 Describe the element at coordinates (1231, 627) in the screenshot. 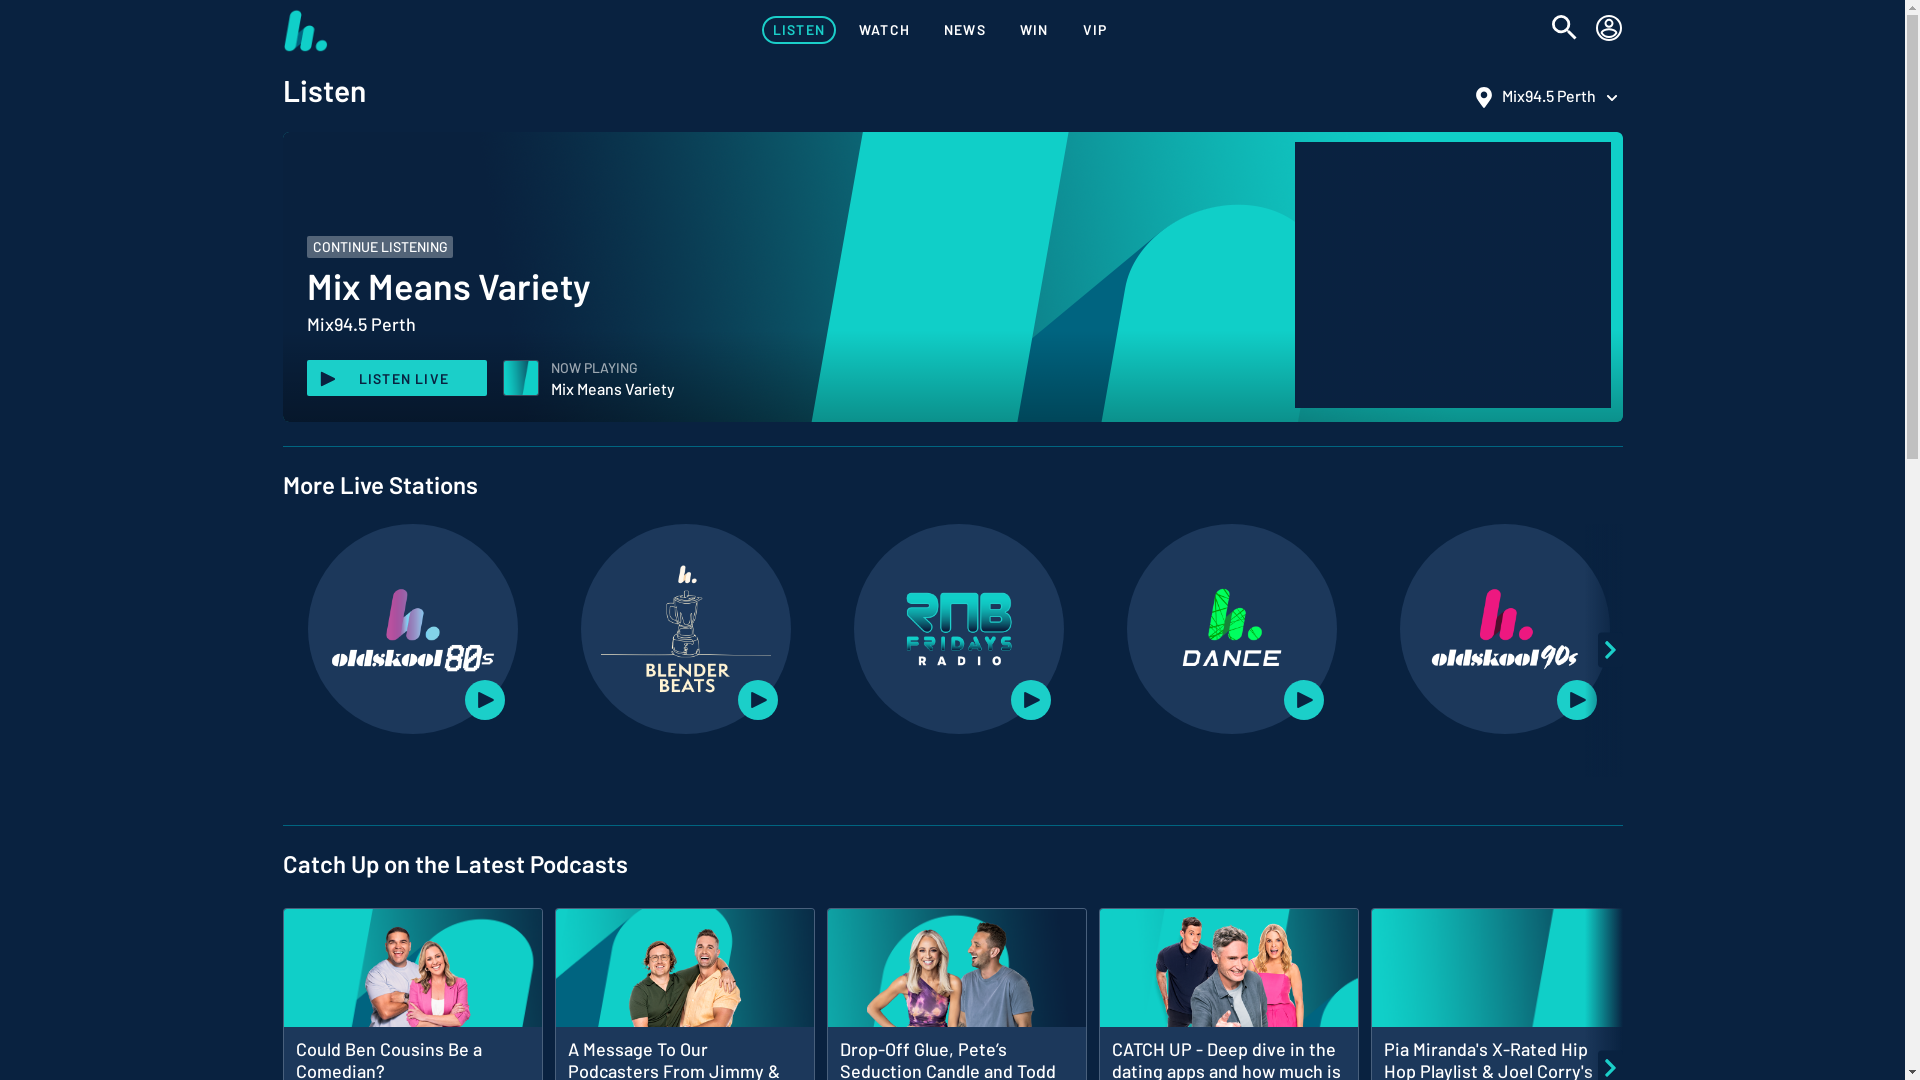

I see `'Dance Hits'` at that location.